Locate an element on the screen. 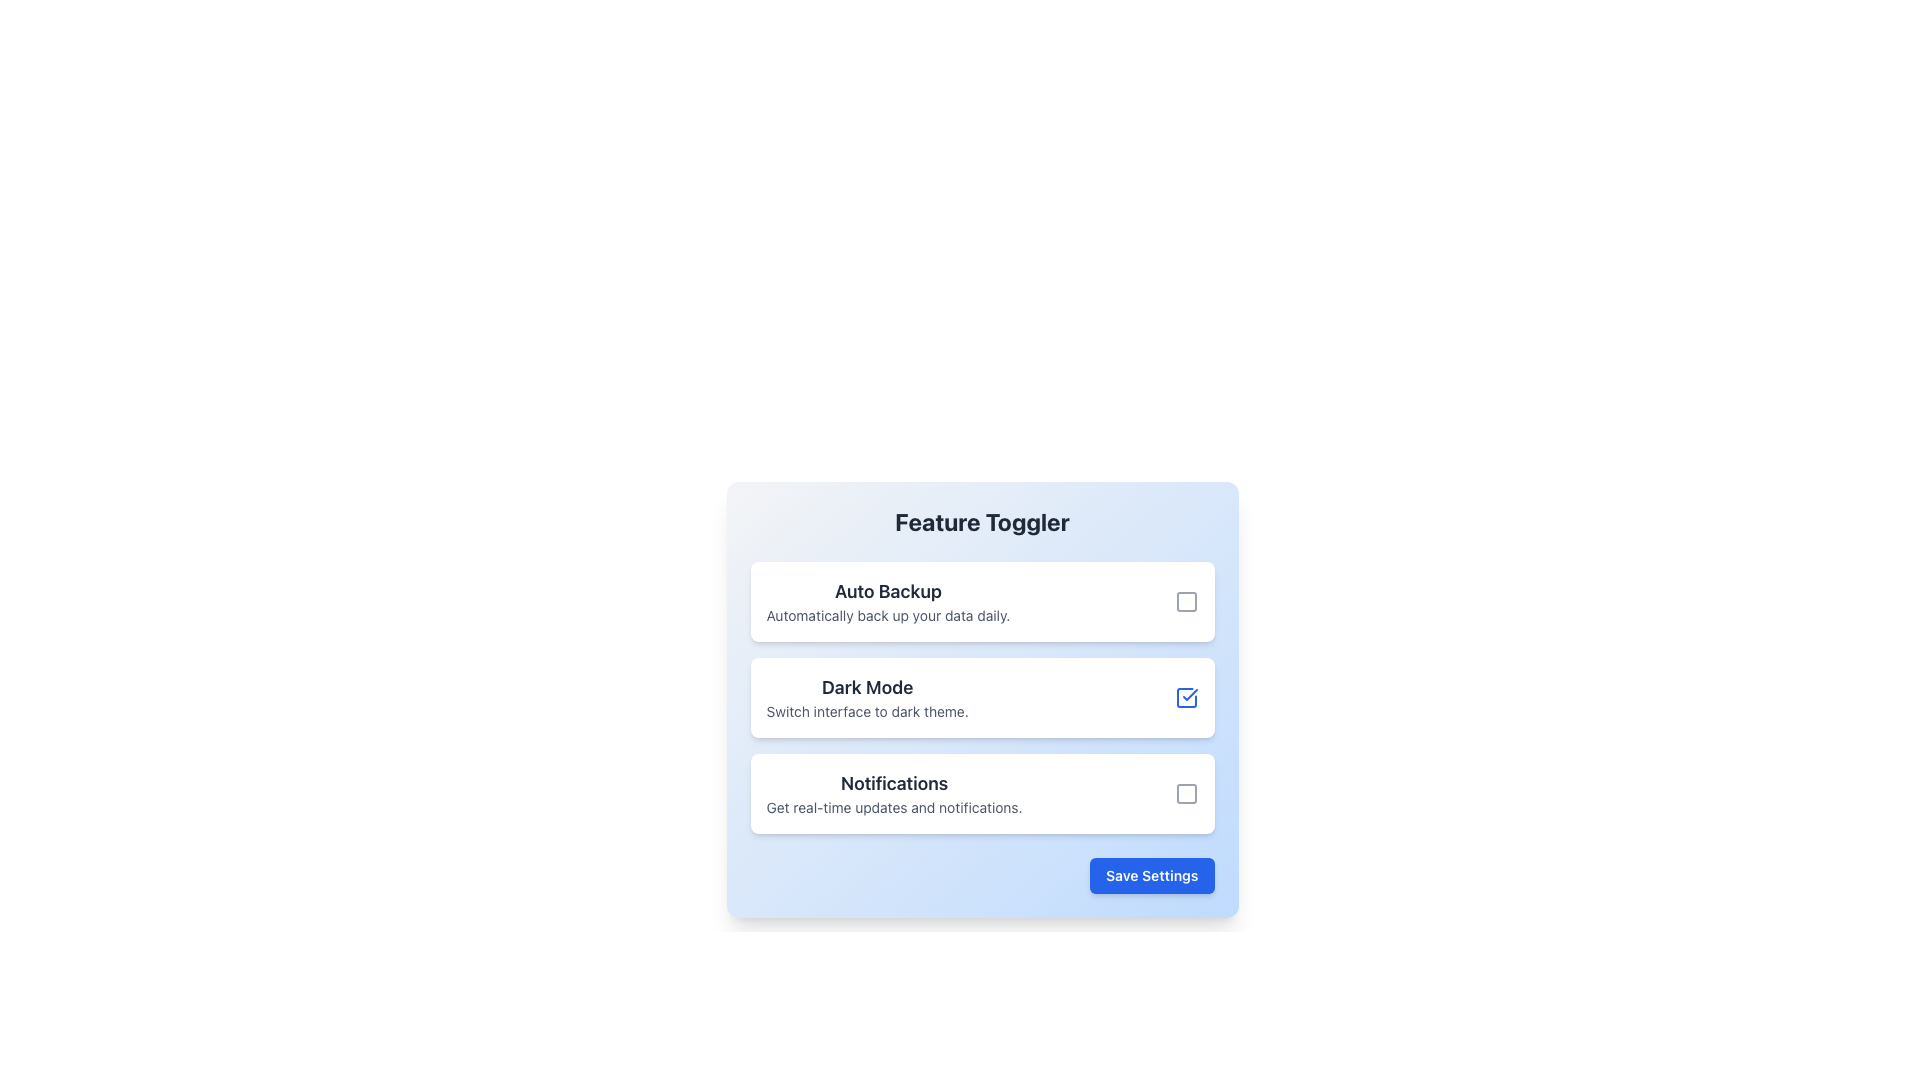  the checkbox located in the 'Dark Mode' section of the 'Feature Toggles' interface is located at coordinates (1186, 697).